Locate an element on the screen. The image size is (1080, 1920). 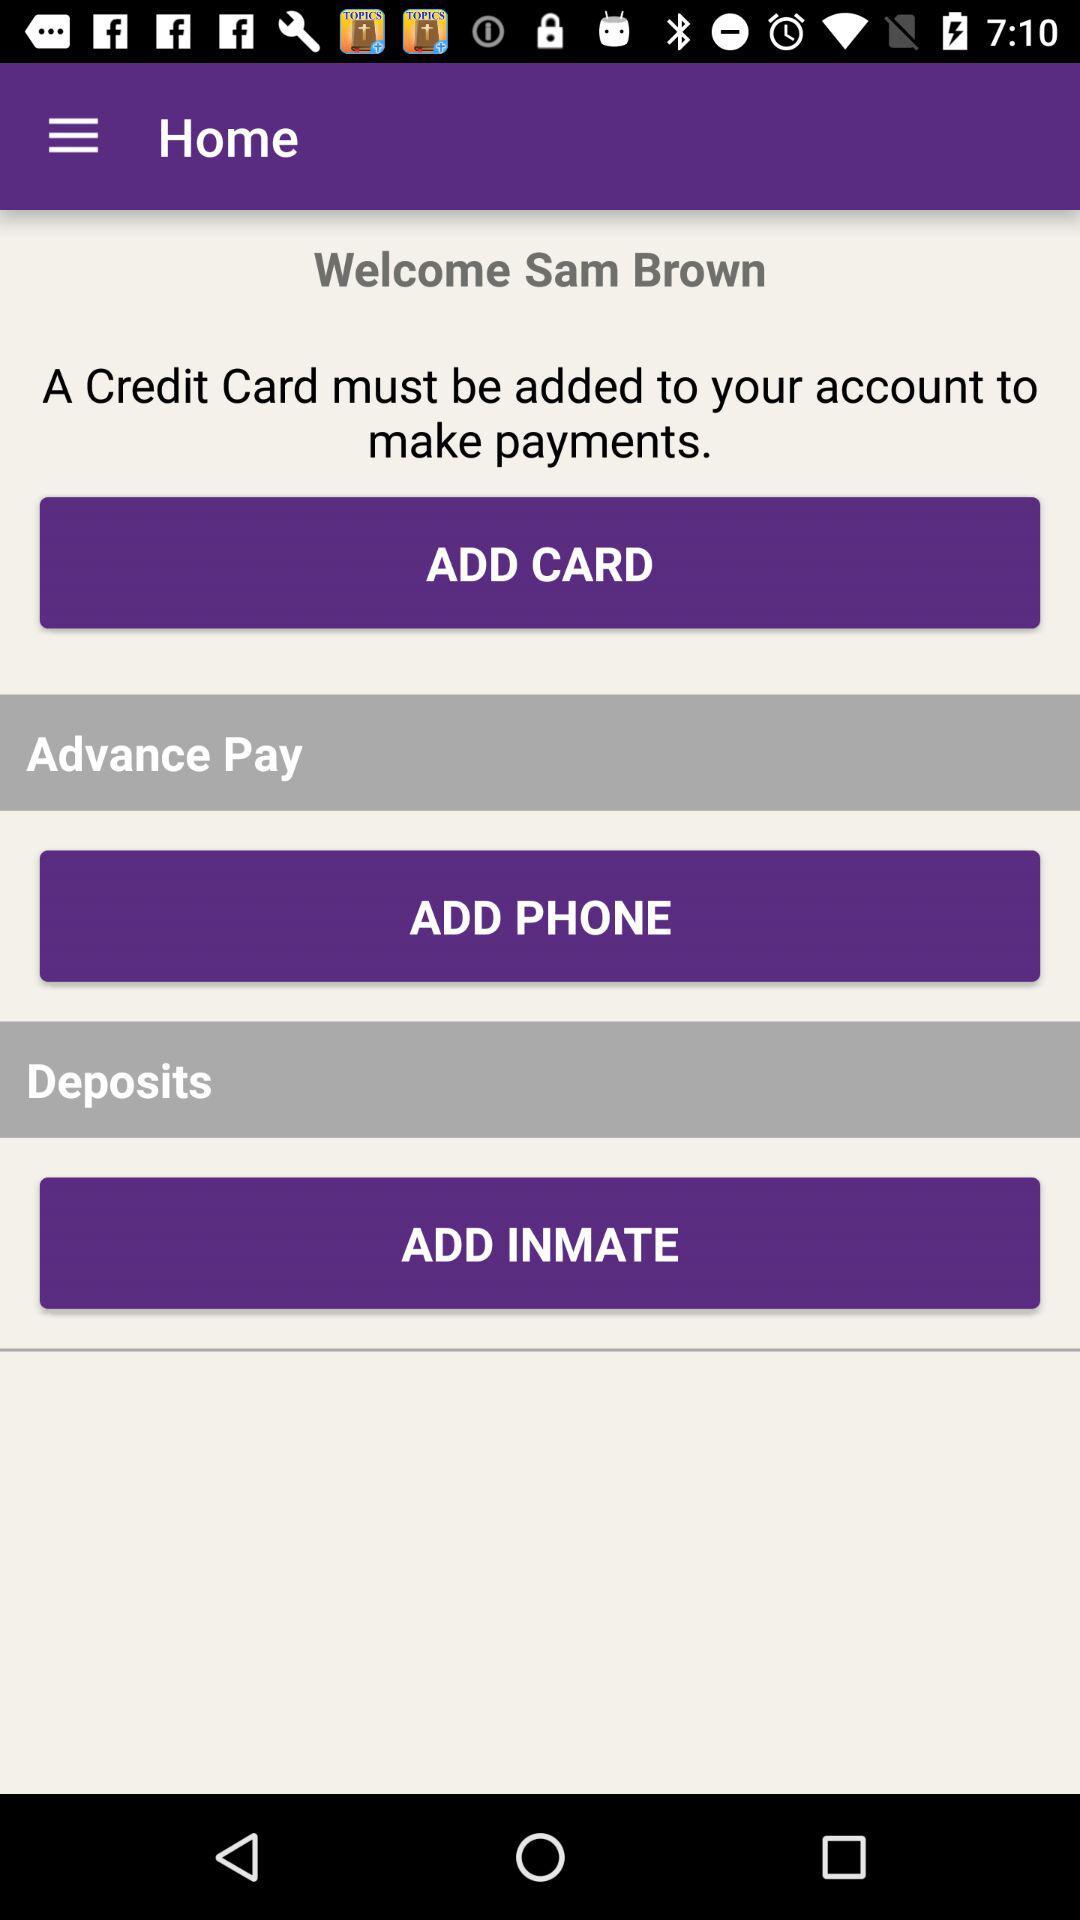
add inmate icon is located at coordinates (540, 1242).